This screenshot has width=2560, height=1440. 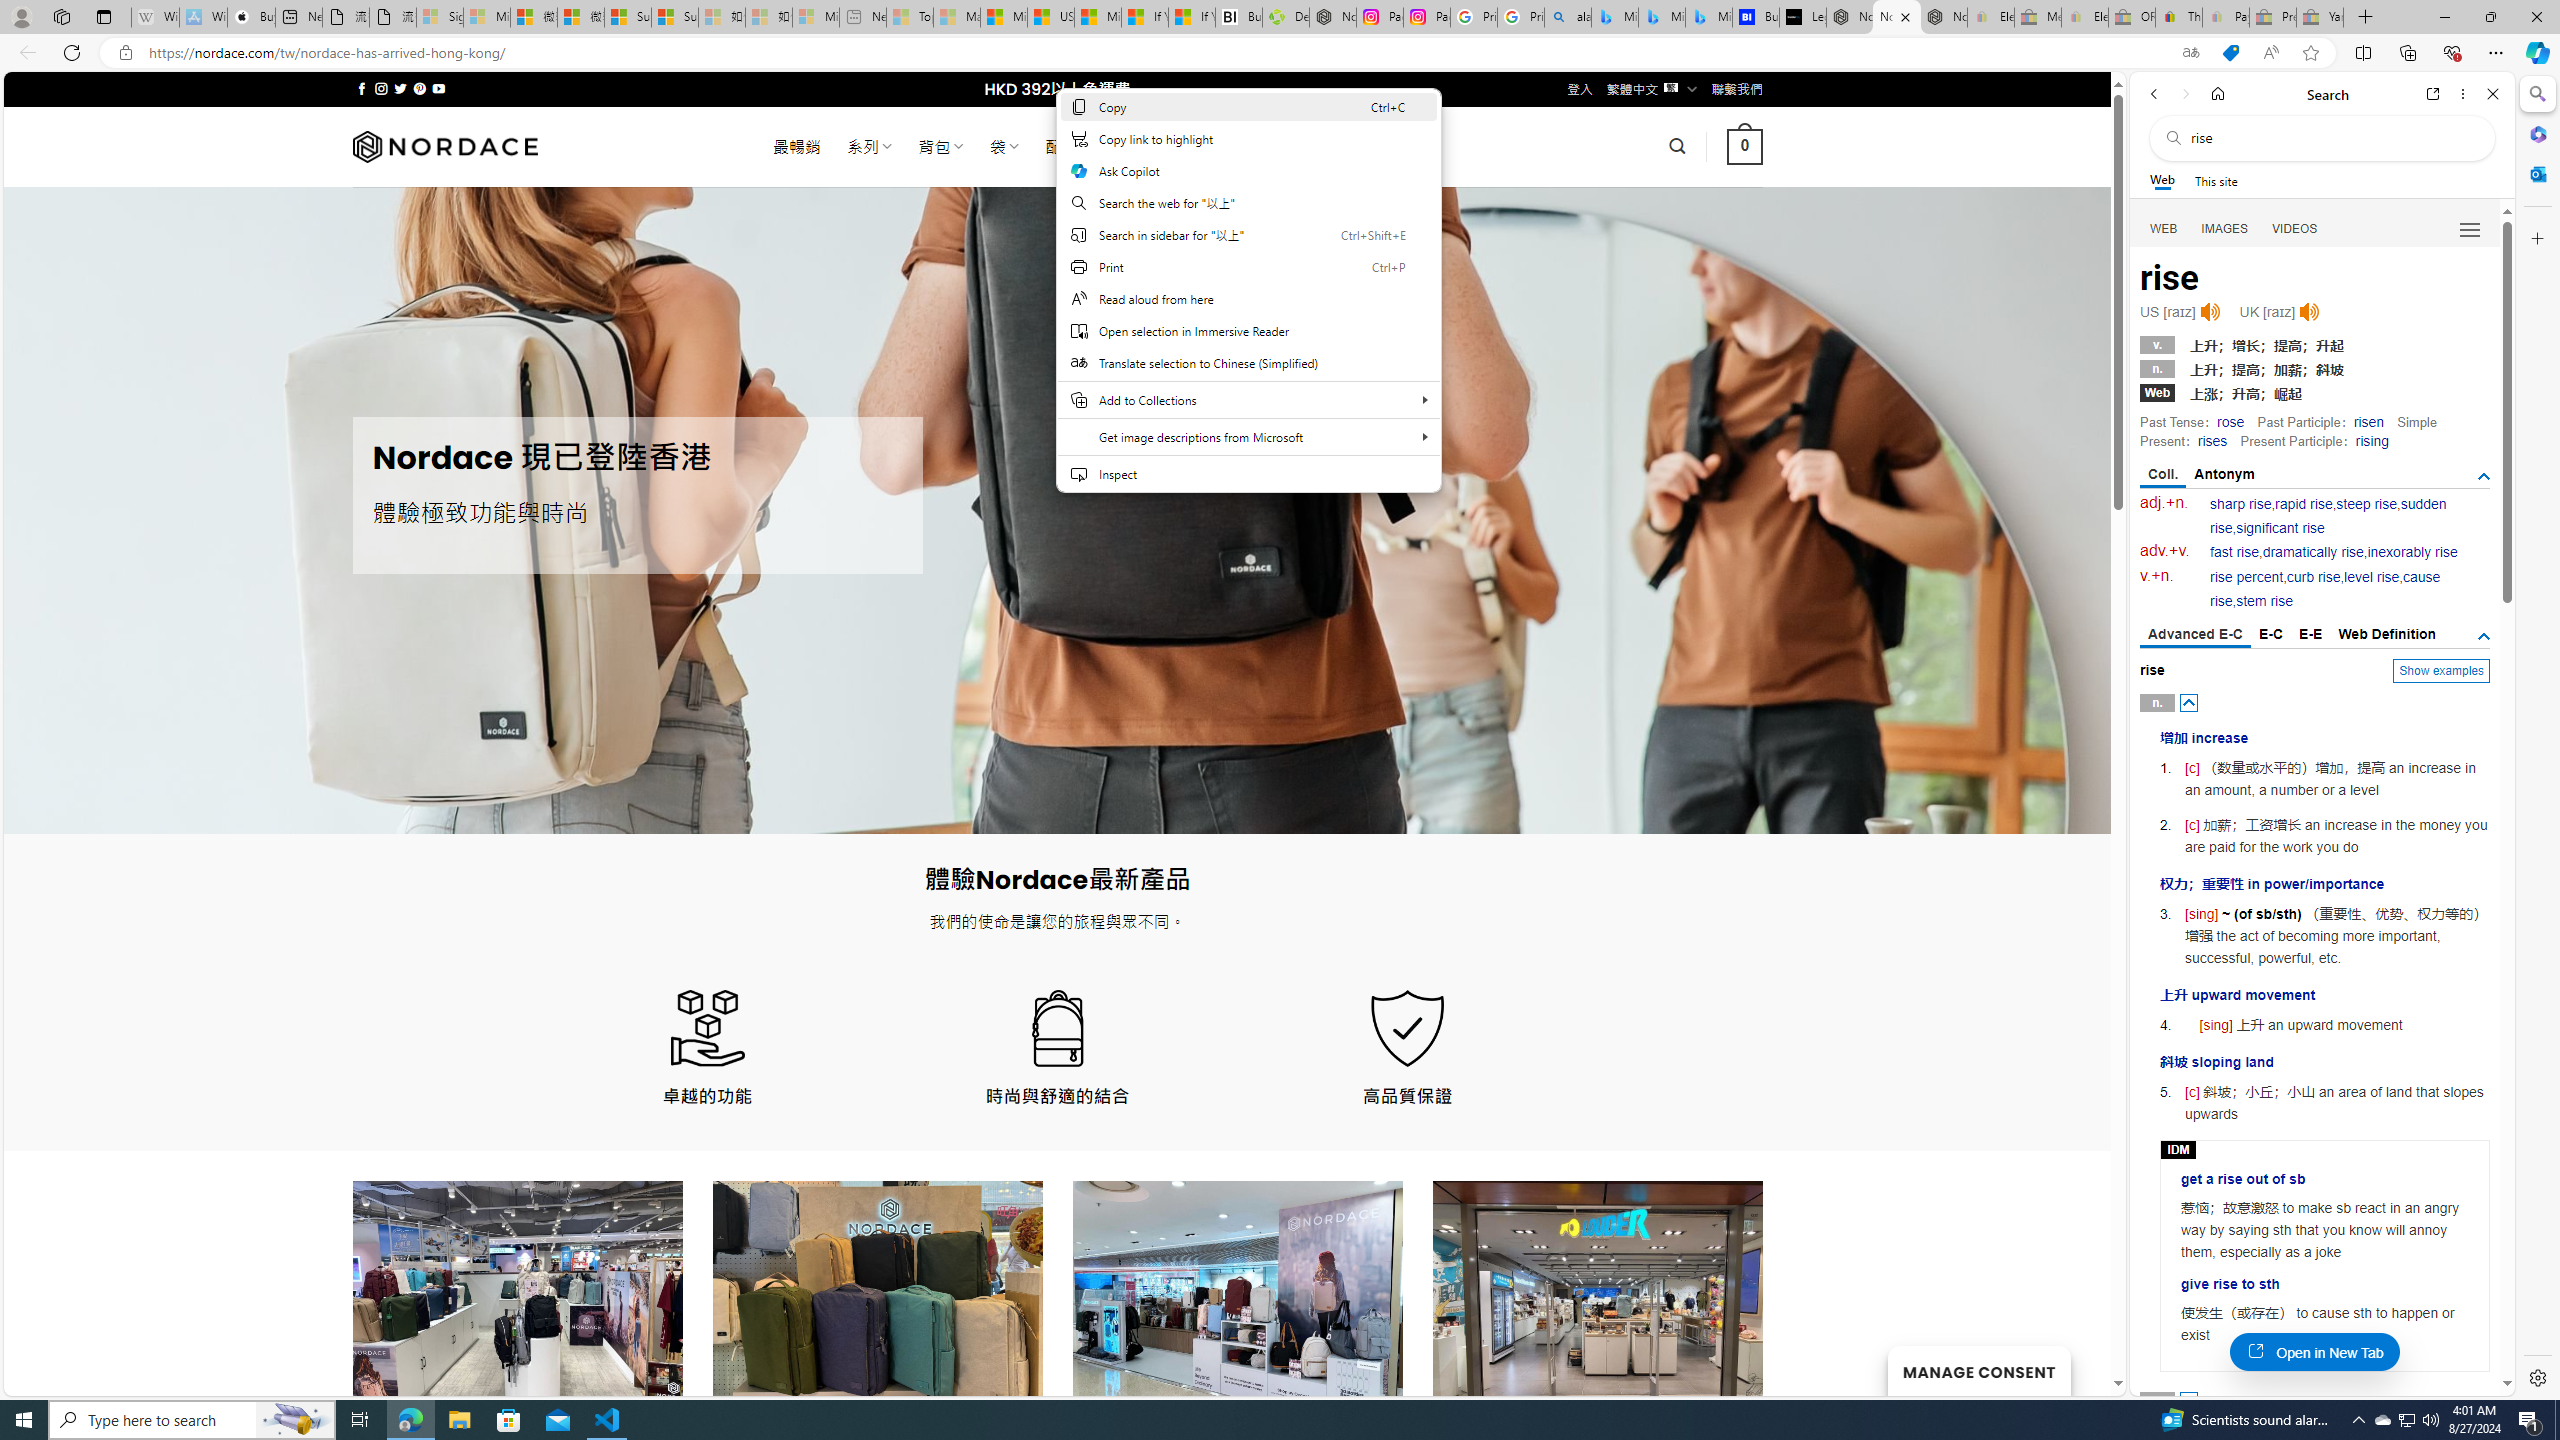 What do you see at coordinates (2225, 227) in the screenshot?
I see `'Search Filter, IMAGES'` at bounding box center [2225, 227].